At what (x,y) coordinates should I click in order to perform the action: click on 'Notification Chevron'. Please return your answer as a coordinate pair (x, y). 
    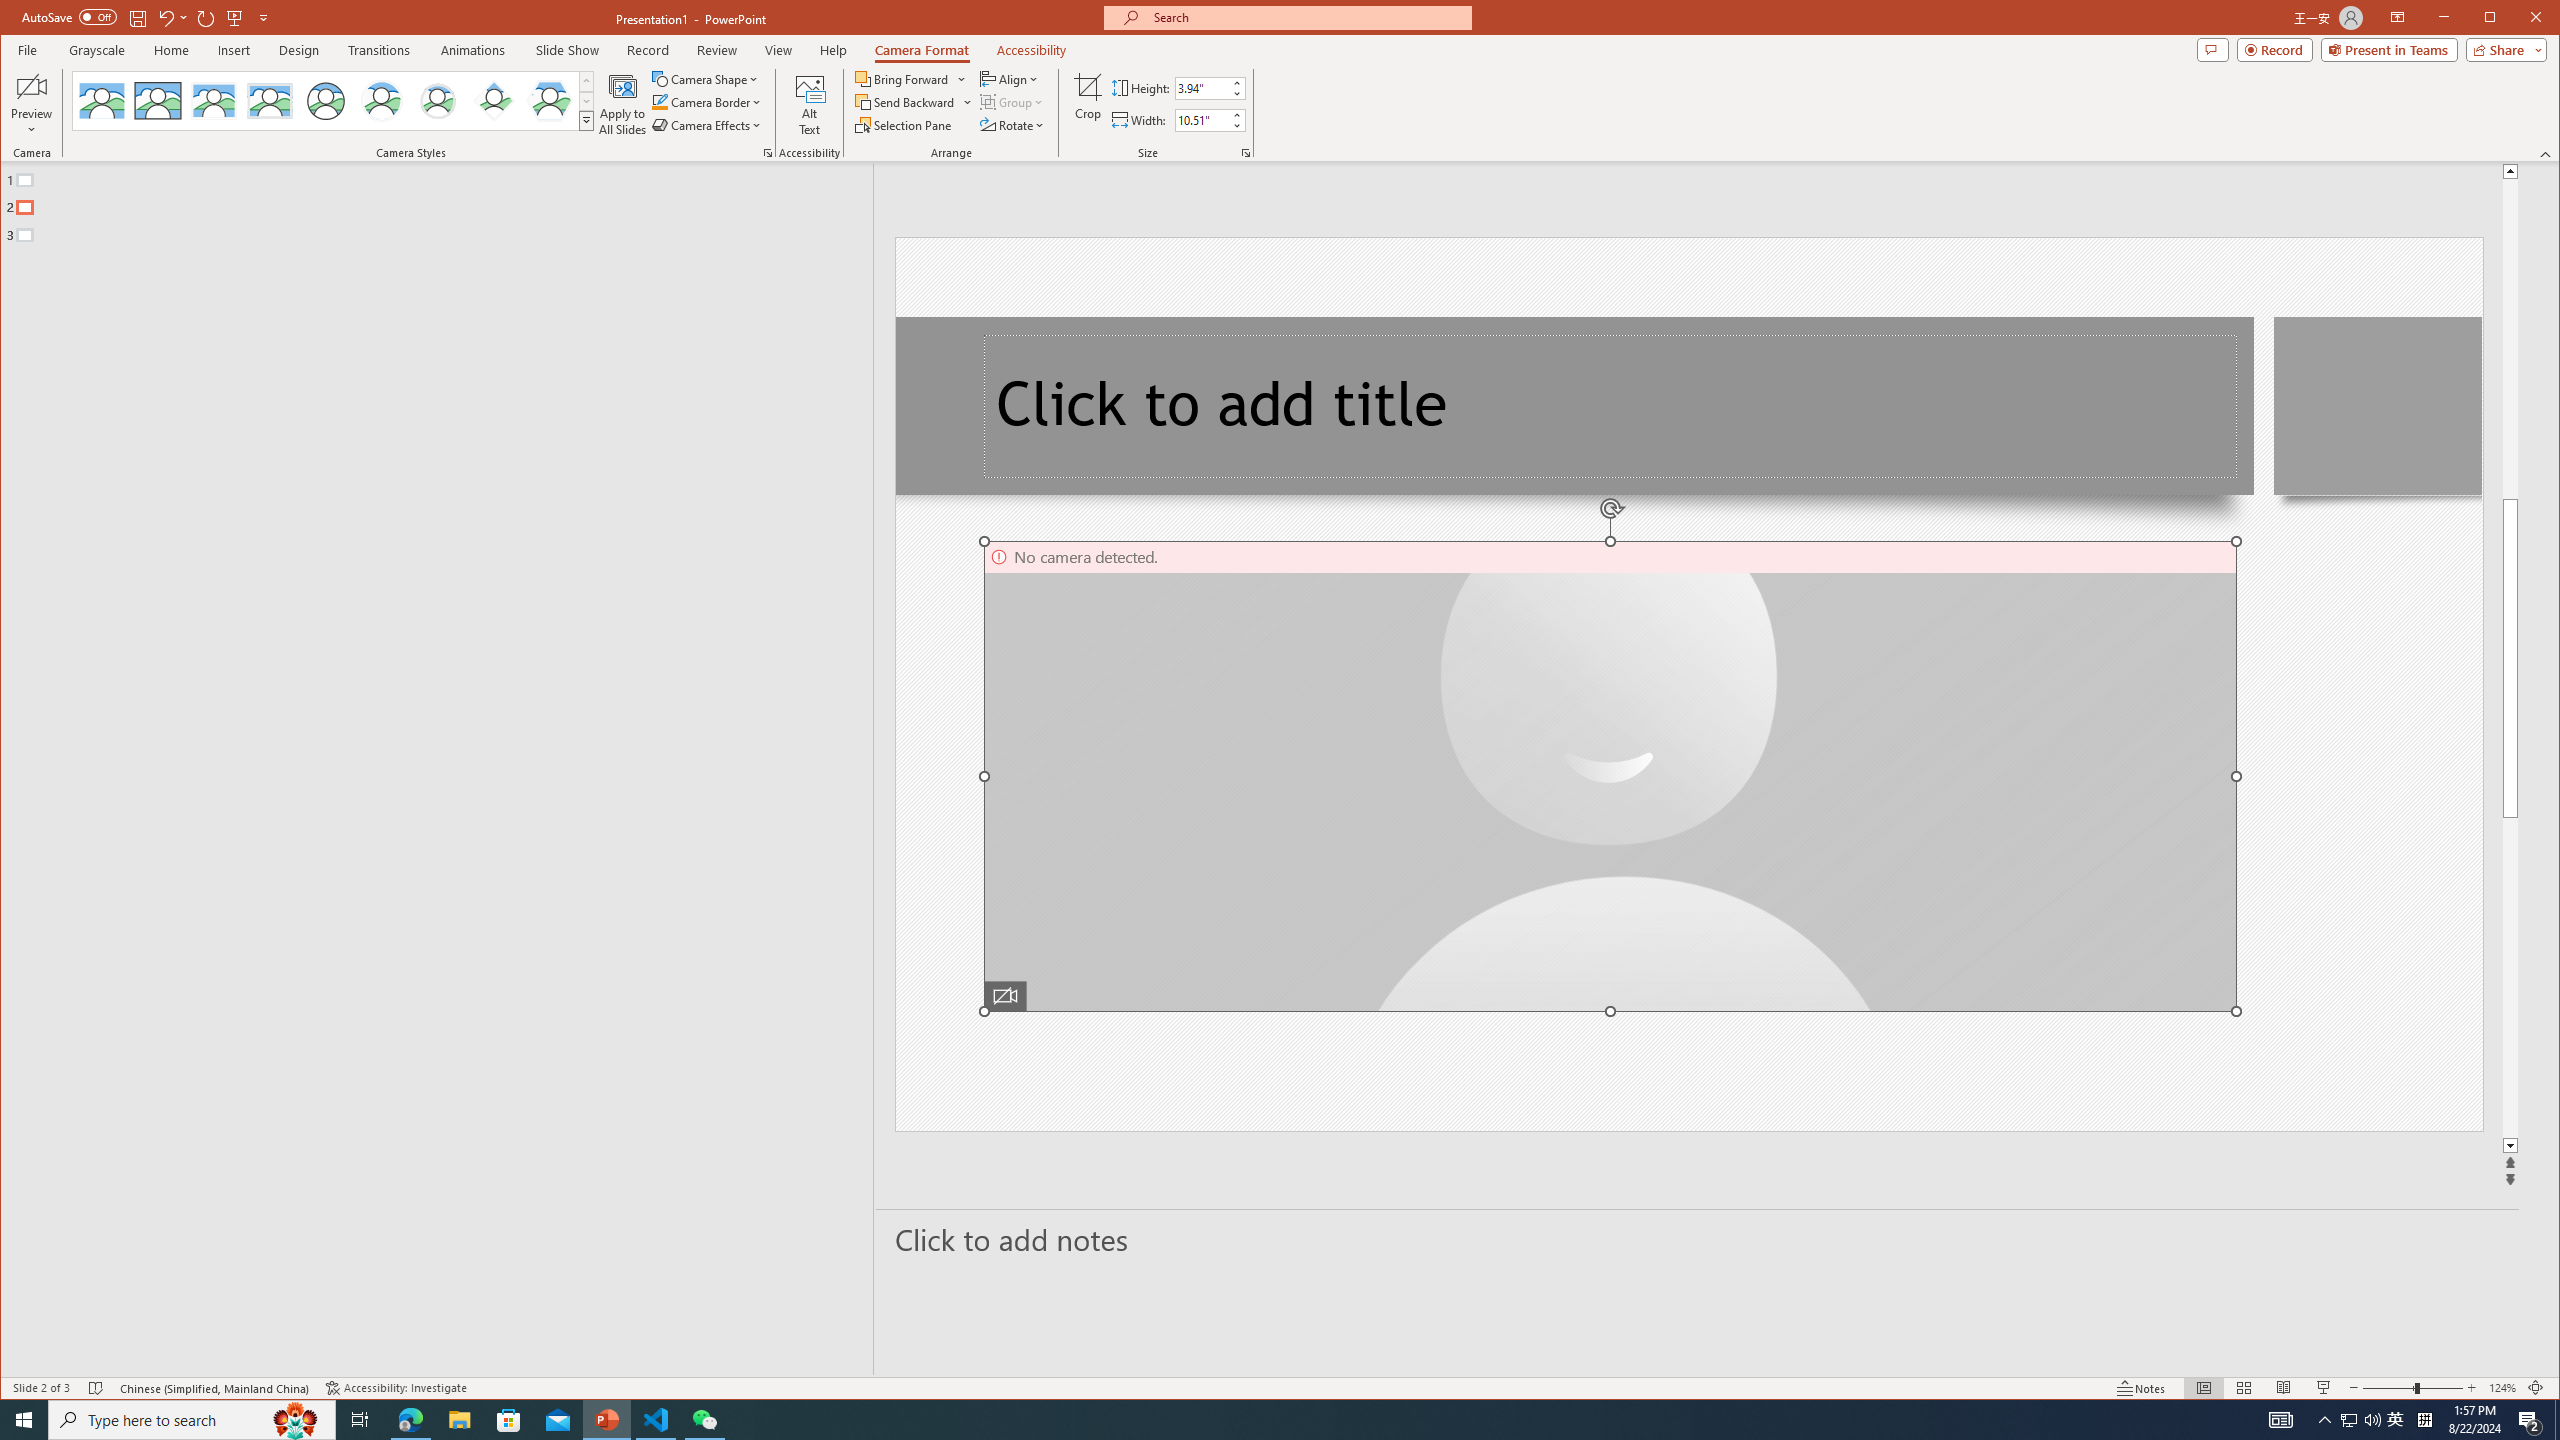
    Looking at the image, I should click on (2324, 1418).